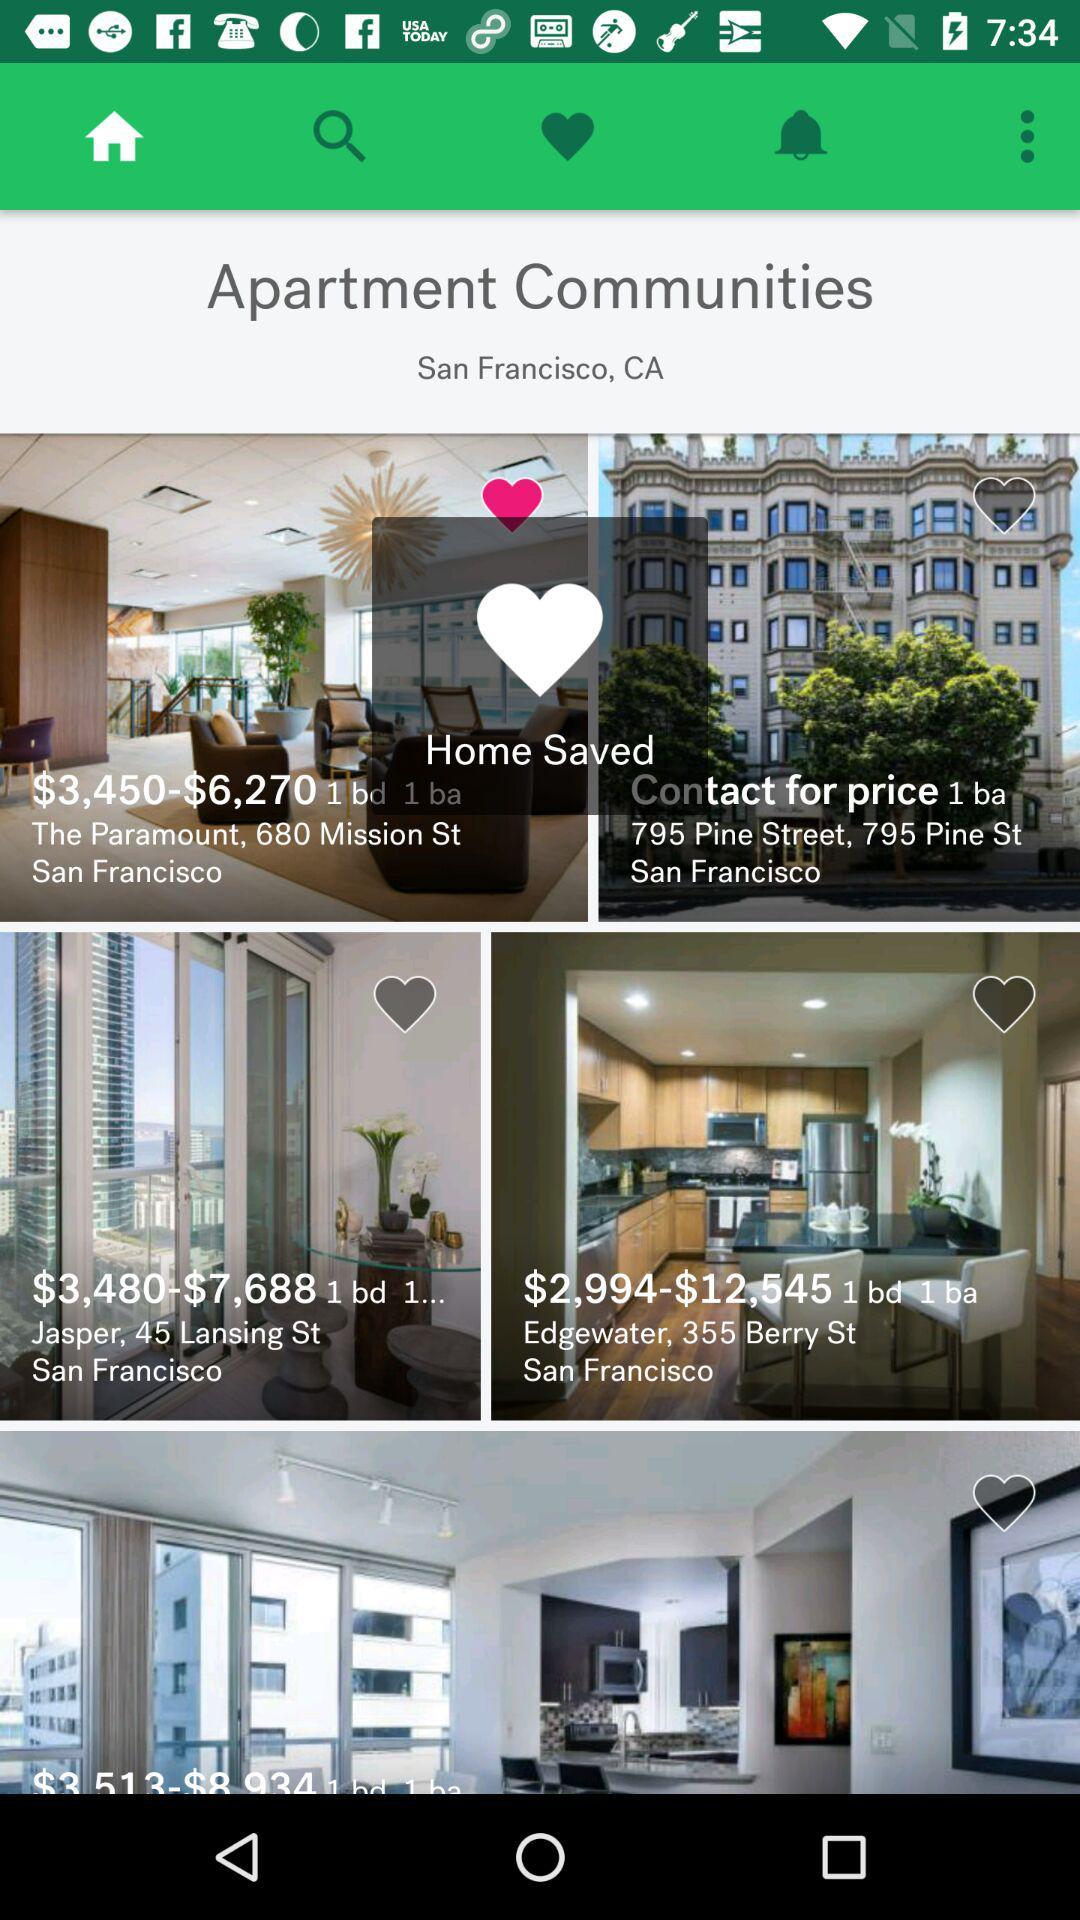 This screenshot has width=1080, height=1920. What do you see at coordinates (567, 135) in the screenshot?
I see `home` at bounding box center [567, 135].